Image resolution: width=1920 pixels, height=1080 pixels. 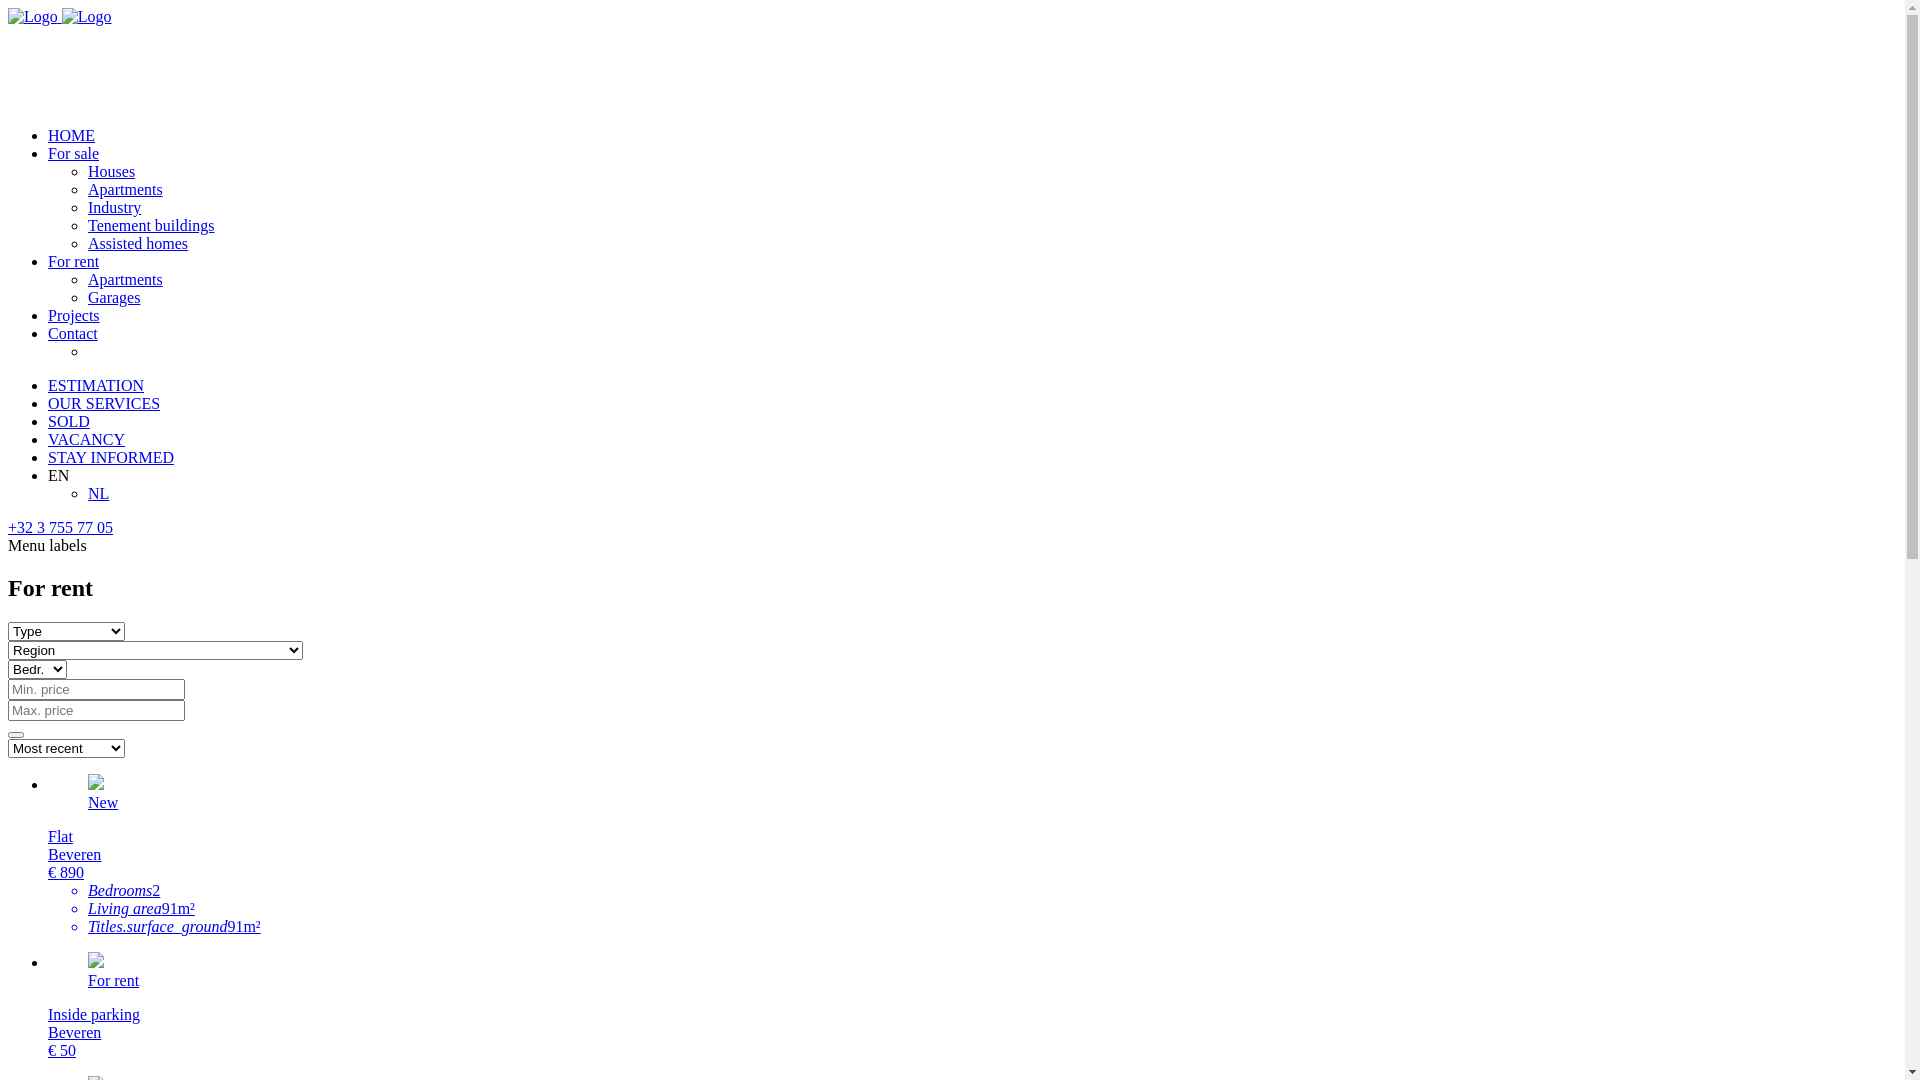 I want to click on 'Contact', so click(x=72, y=332).